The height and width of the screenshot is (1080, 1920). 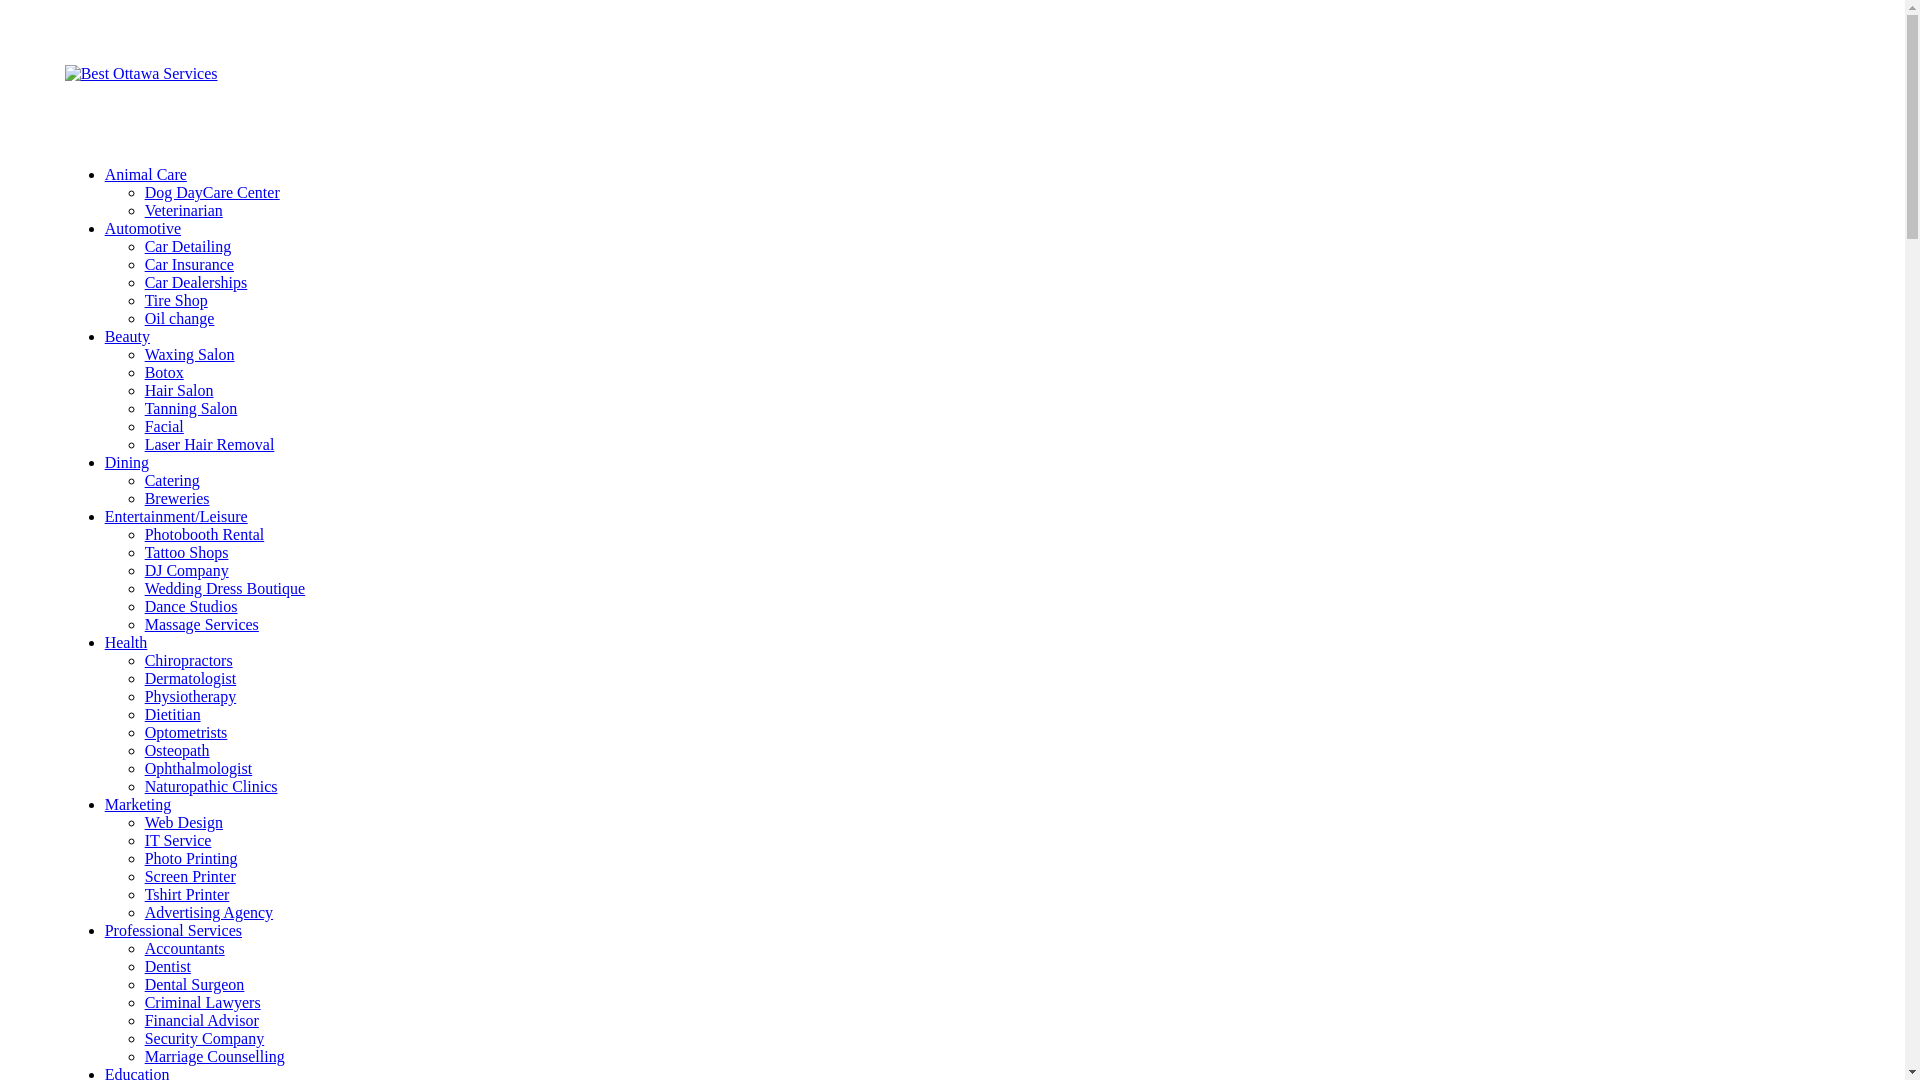 I want to click on 'IT Service', so click(x=143, y=840).